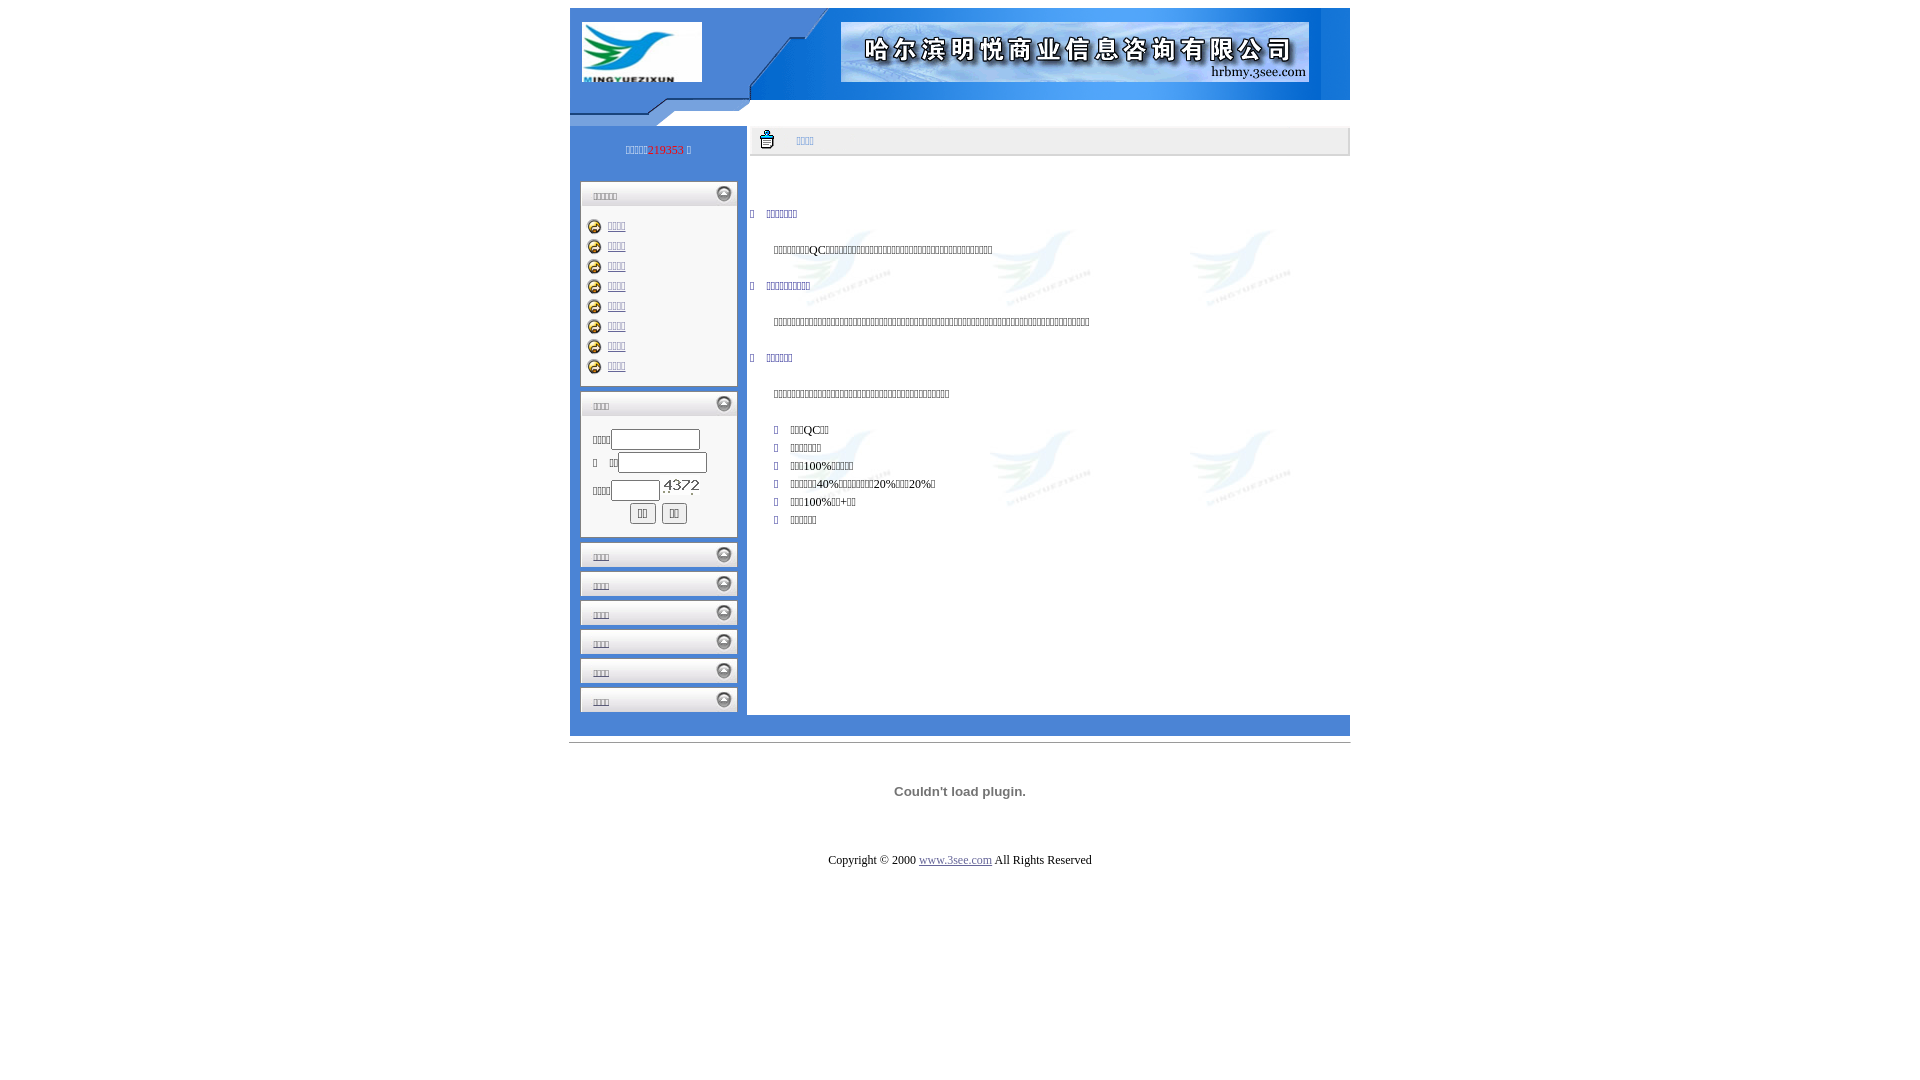 This screenshot has width=1920, height=1080. Describe the element at coordinates (954, 859) in the screenshot. I see `'www.3see.com'` at that location.